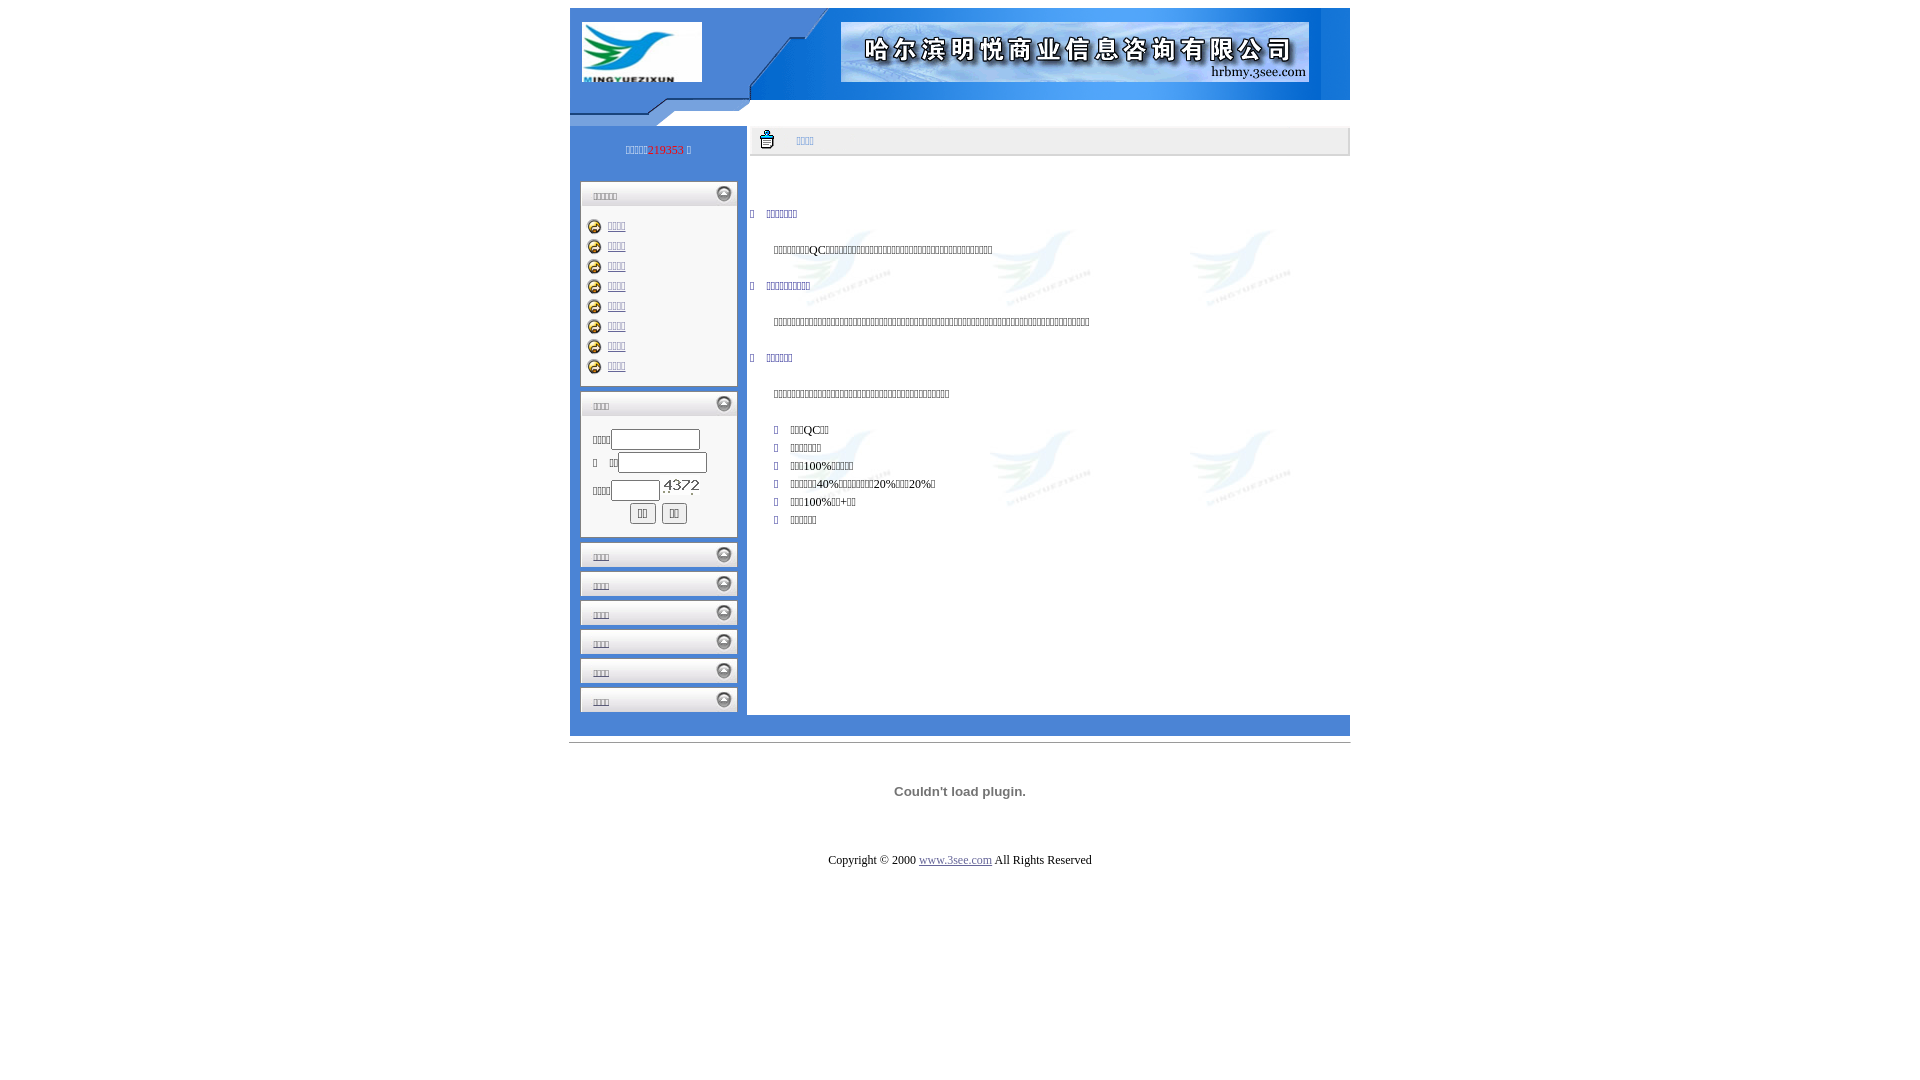 This screenshot has width=1920, height=1080. Describe the element at coordinates (954, 859) in the screenshot. I see `'www.3see.com'` at that location.